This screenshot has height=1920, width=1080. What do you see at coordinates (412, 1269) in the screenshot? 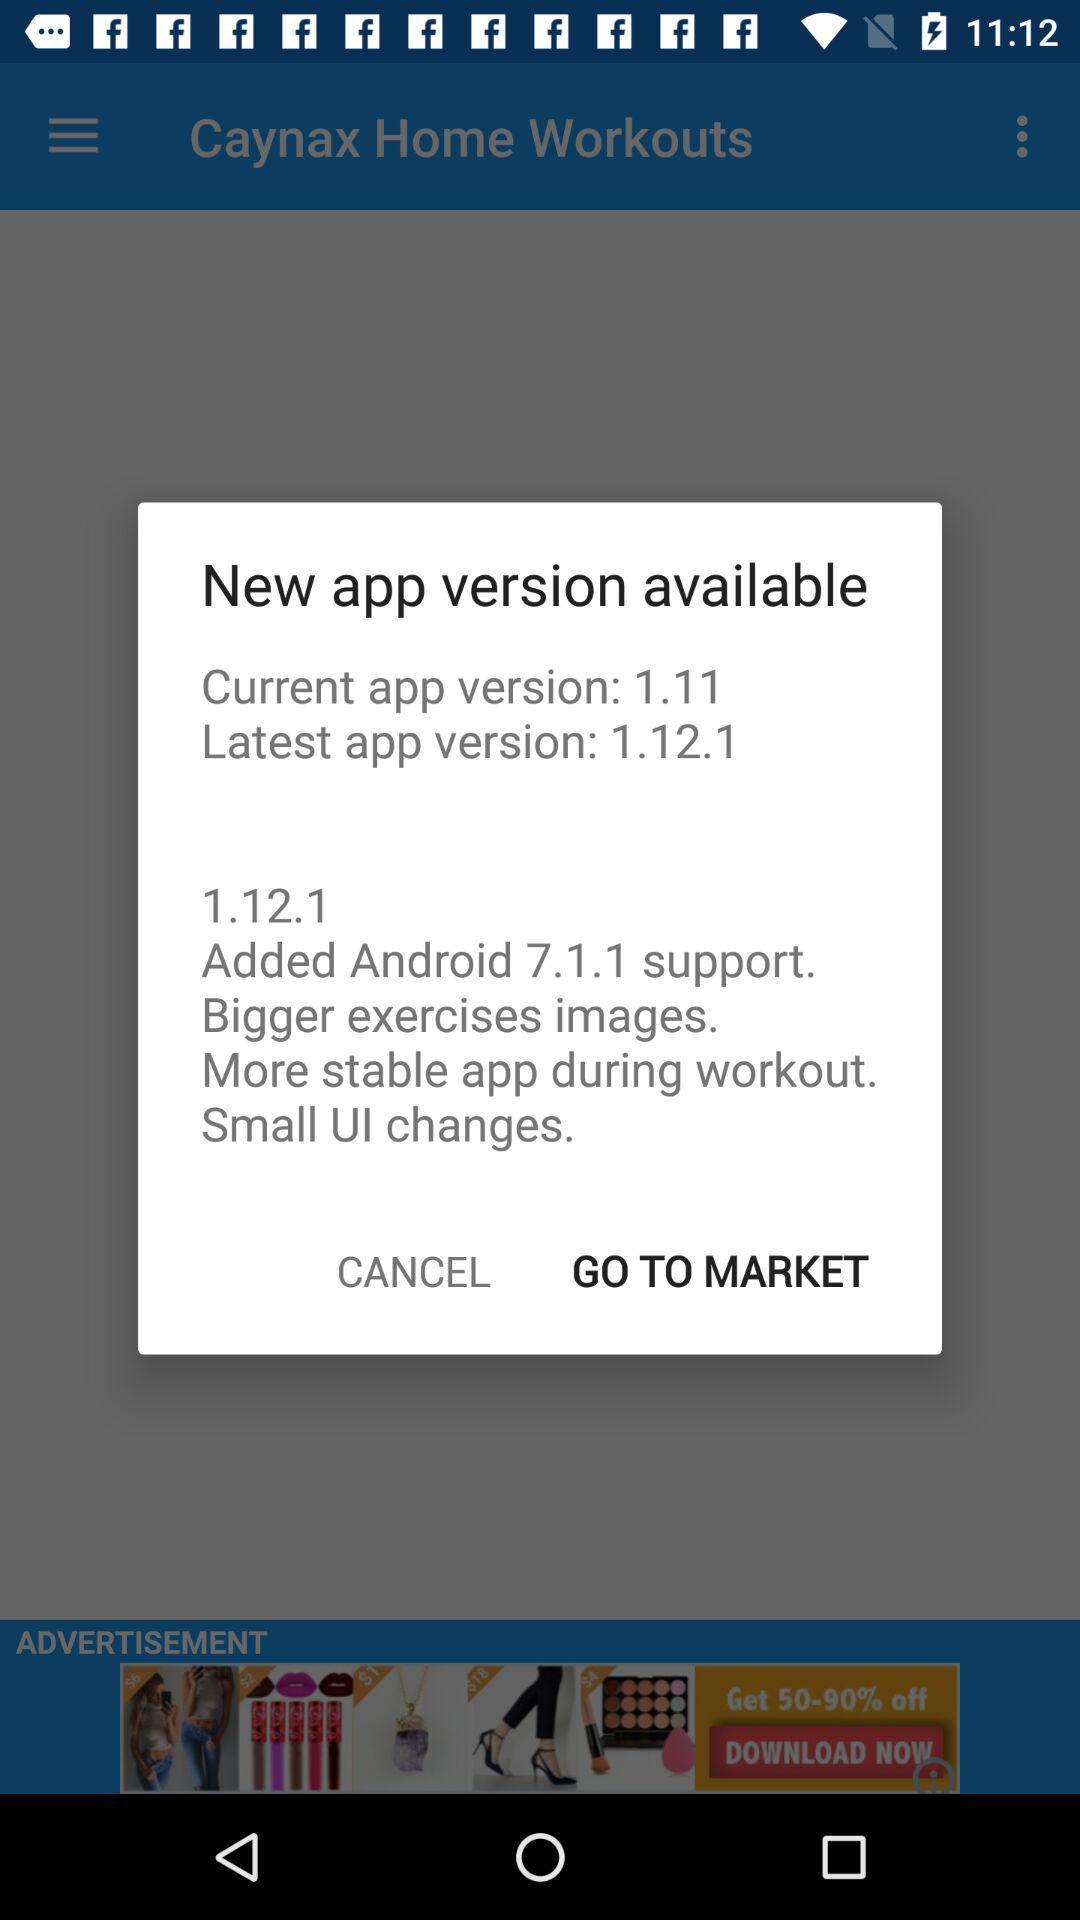
I see `item next to go to market item` at bounding box center [412, 1269].